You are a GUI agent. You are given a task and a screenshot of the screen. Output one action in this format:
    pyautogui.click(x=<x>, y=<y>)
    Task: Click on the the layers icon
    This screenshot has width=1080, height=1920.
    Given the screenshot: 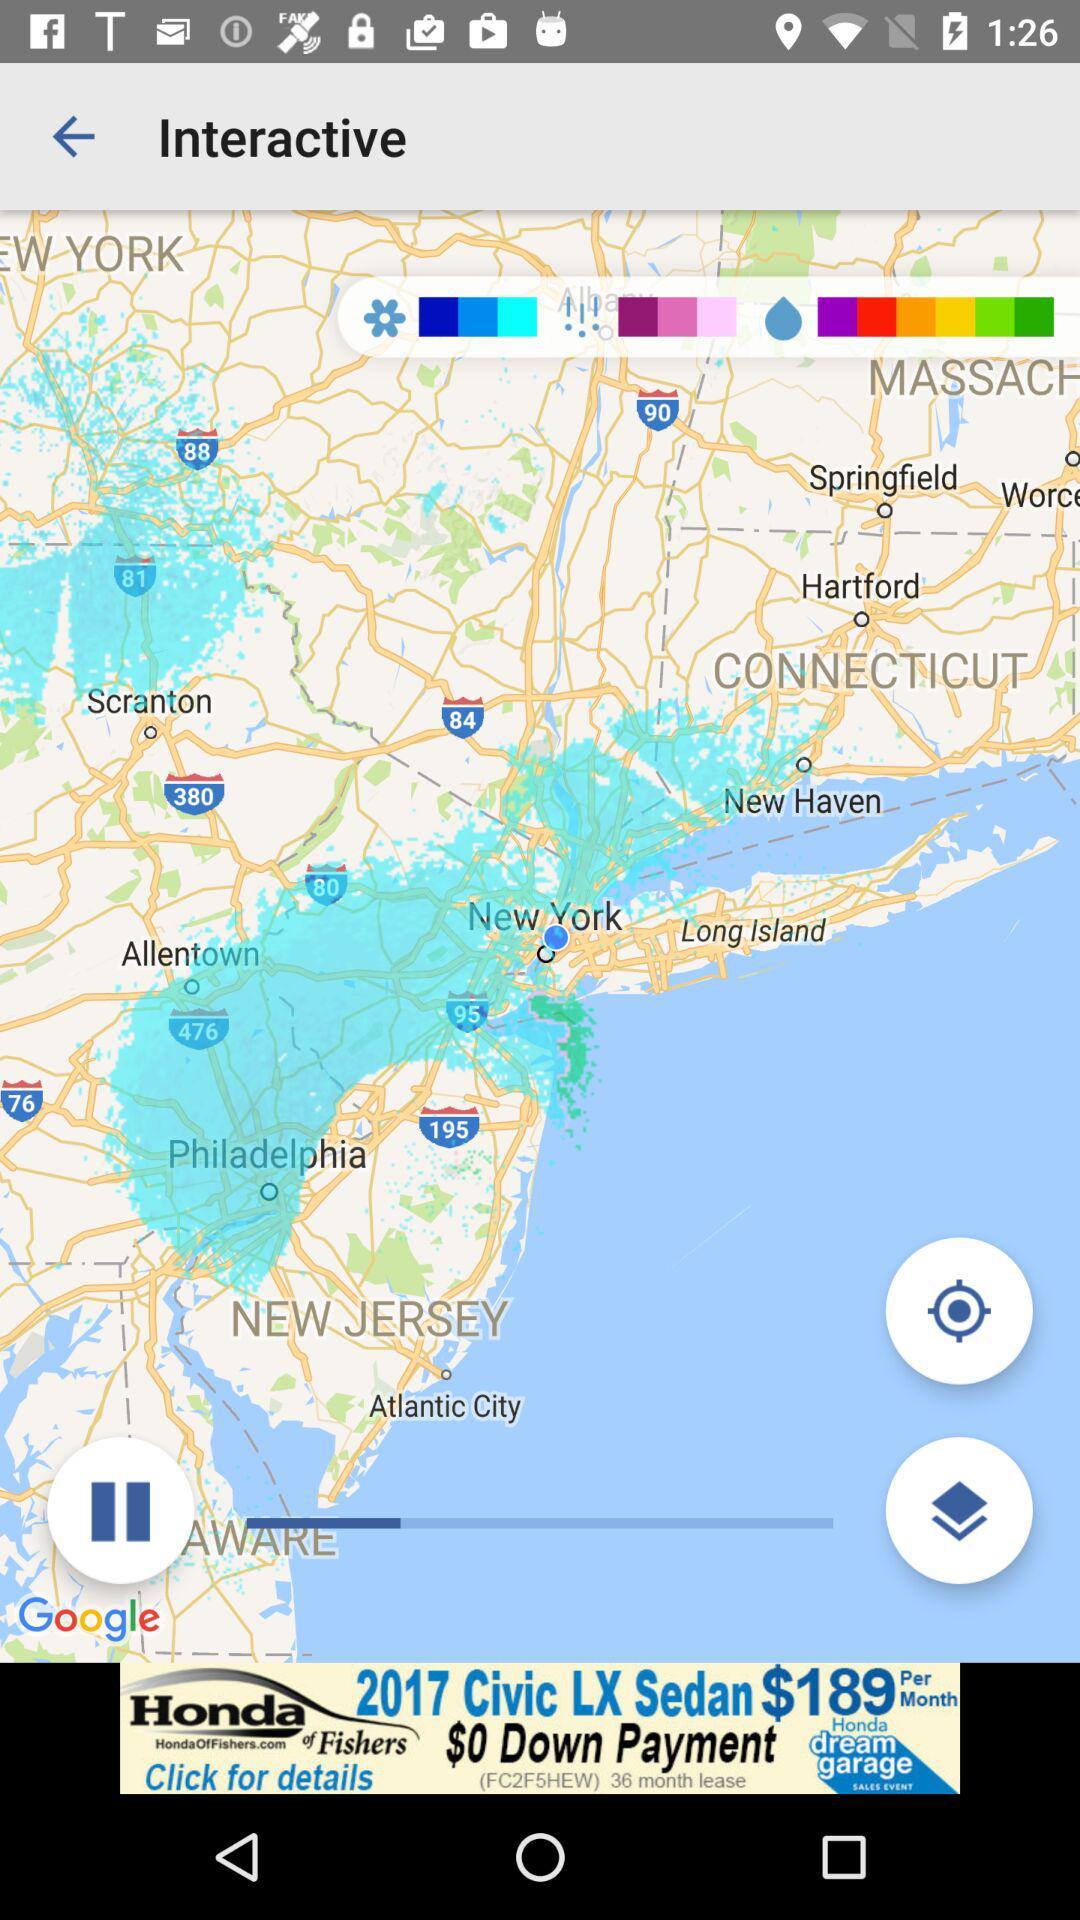 What is the action you would take?
    pyautogui.click(x=958, y=1510)
    